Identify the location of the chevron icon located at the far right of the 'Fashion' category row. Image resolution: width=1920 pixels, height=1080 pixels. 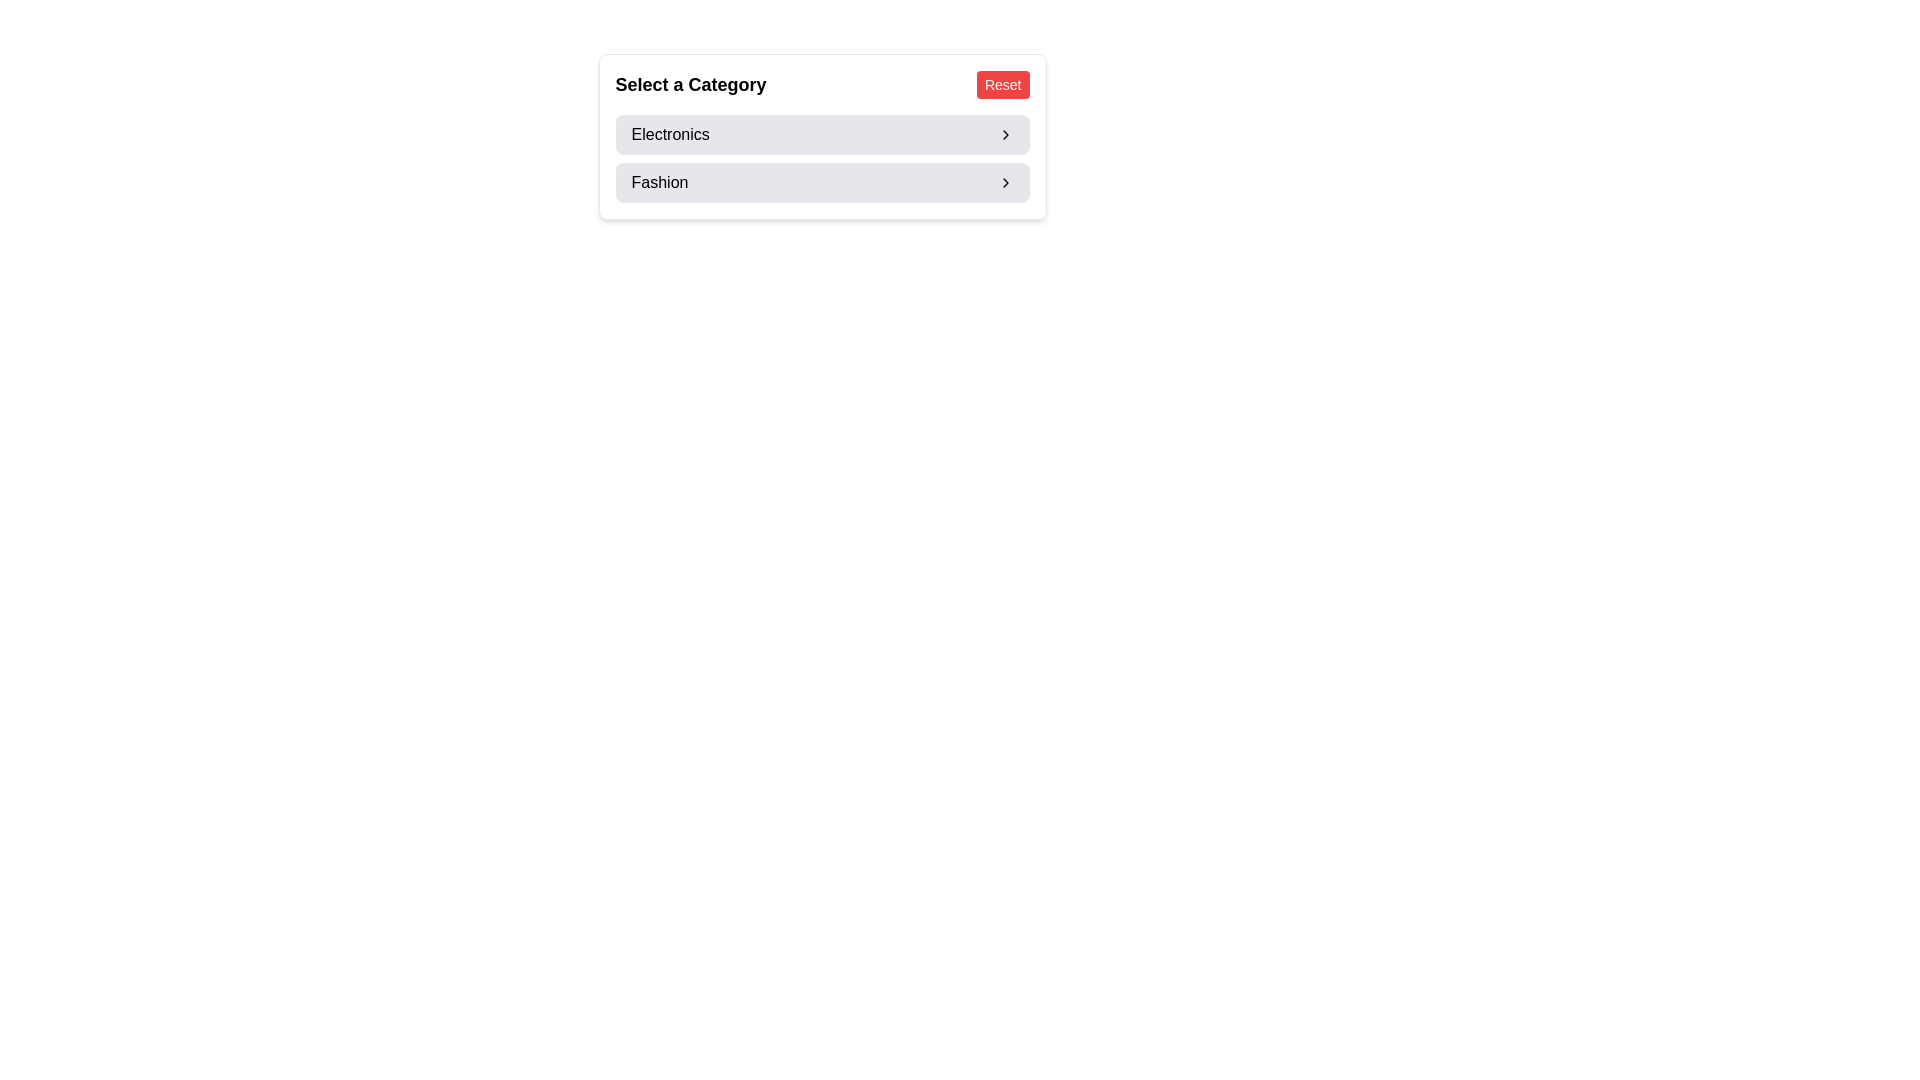
(1005, 182).